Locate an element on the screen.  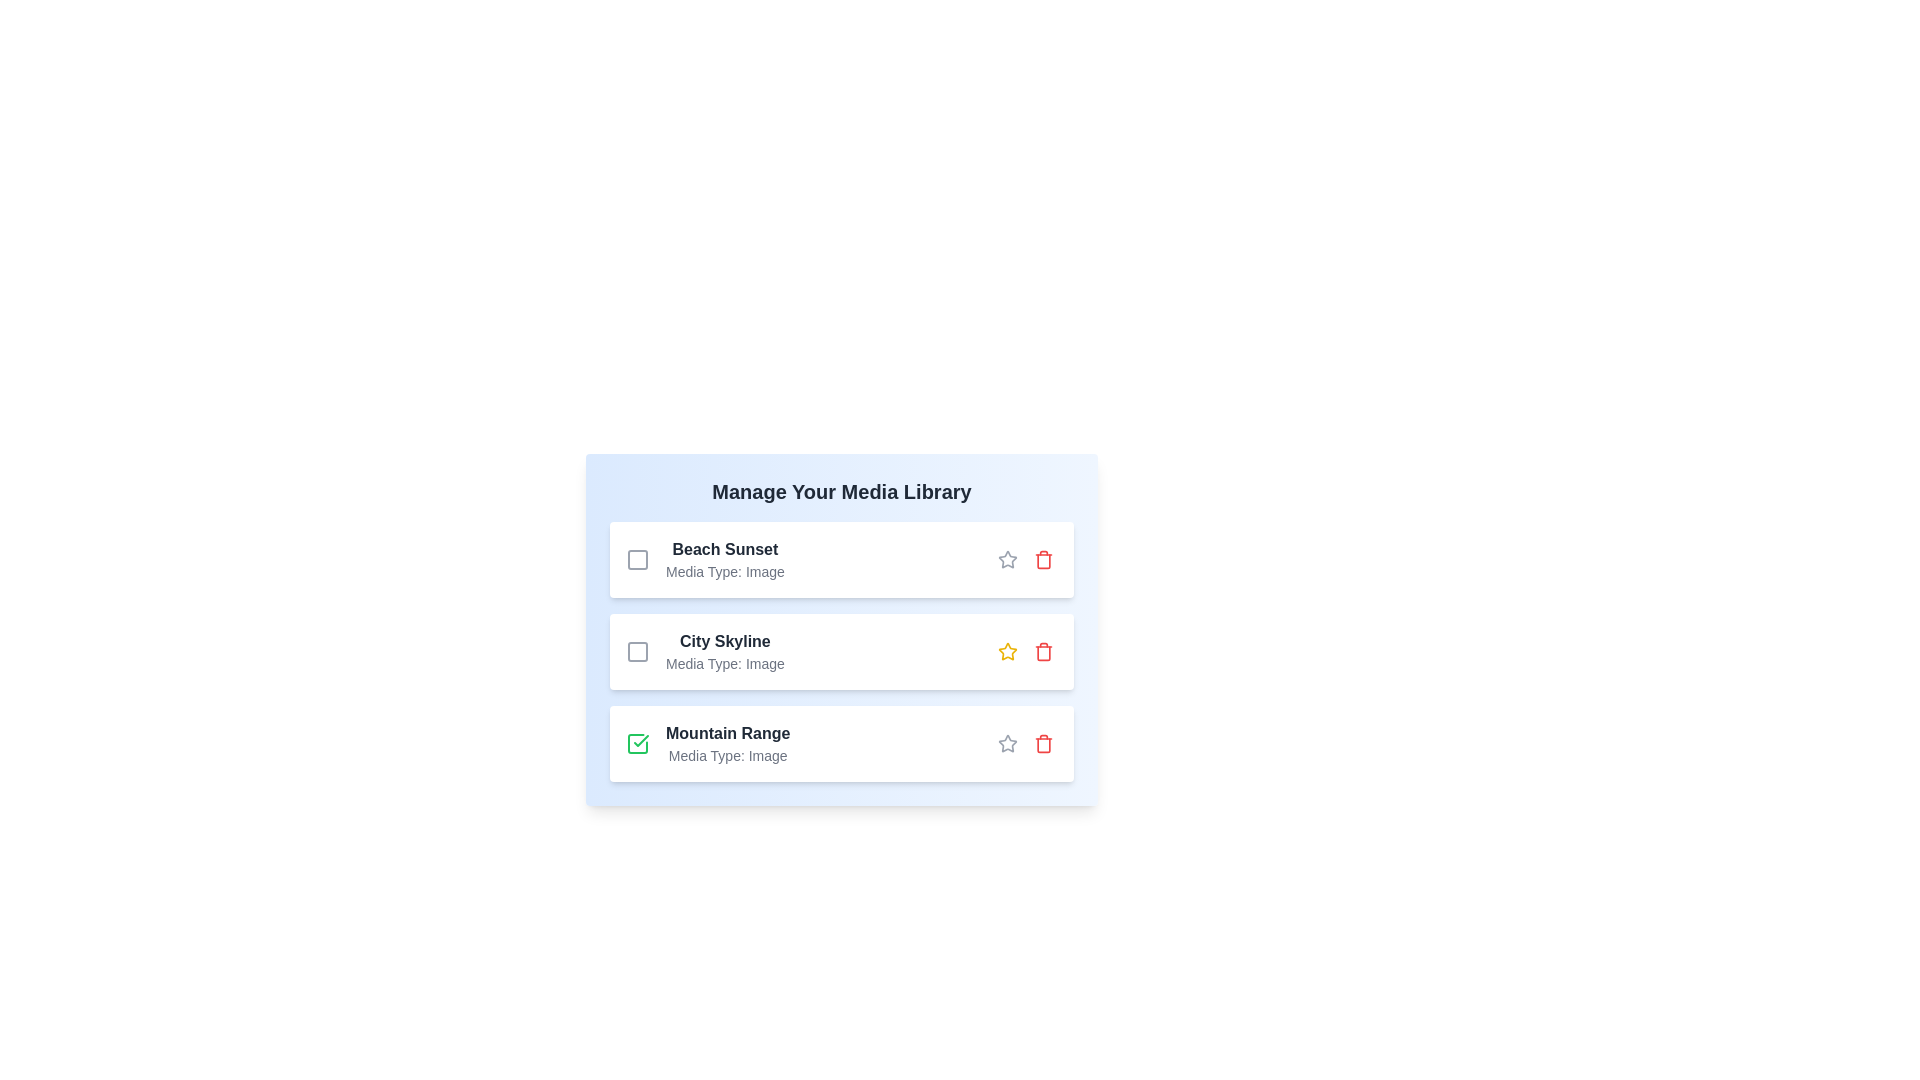
the media item titled City Skyline is located at coordinates (637, 651).